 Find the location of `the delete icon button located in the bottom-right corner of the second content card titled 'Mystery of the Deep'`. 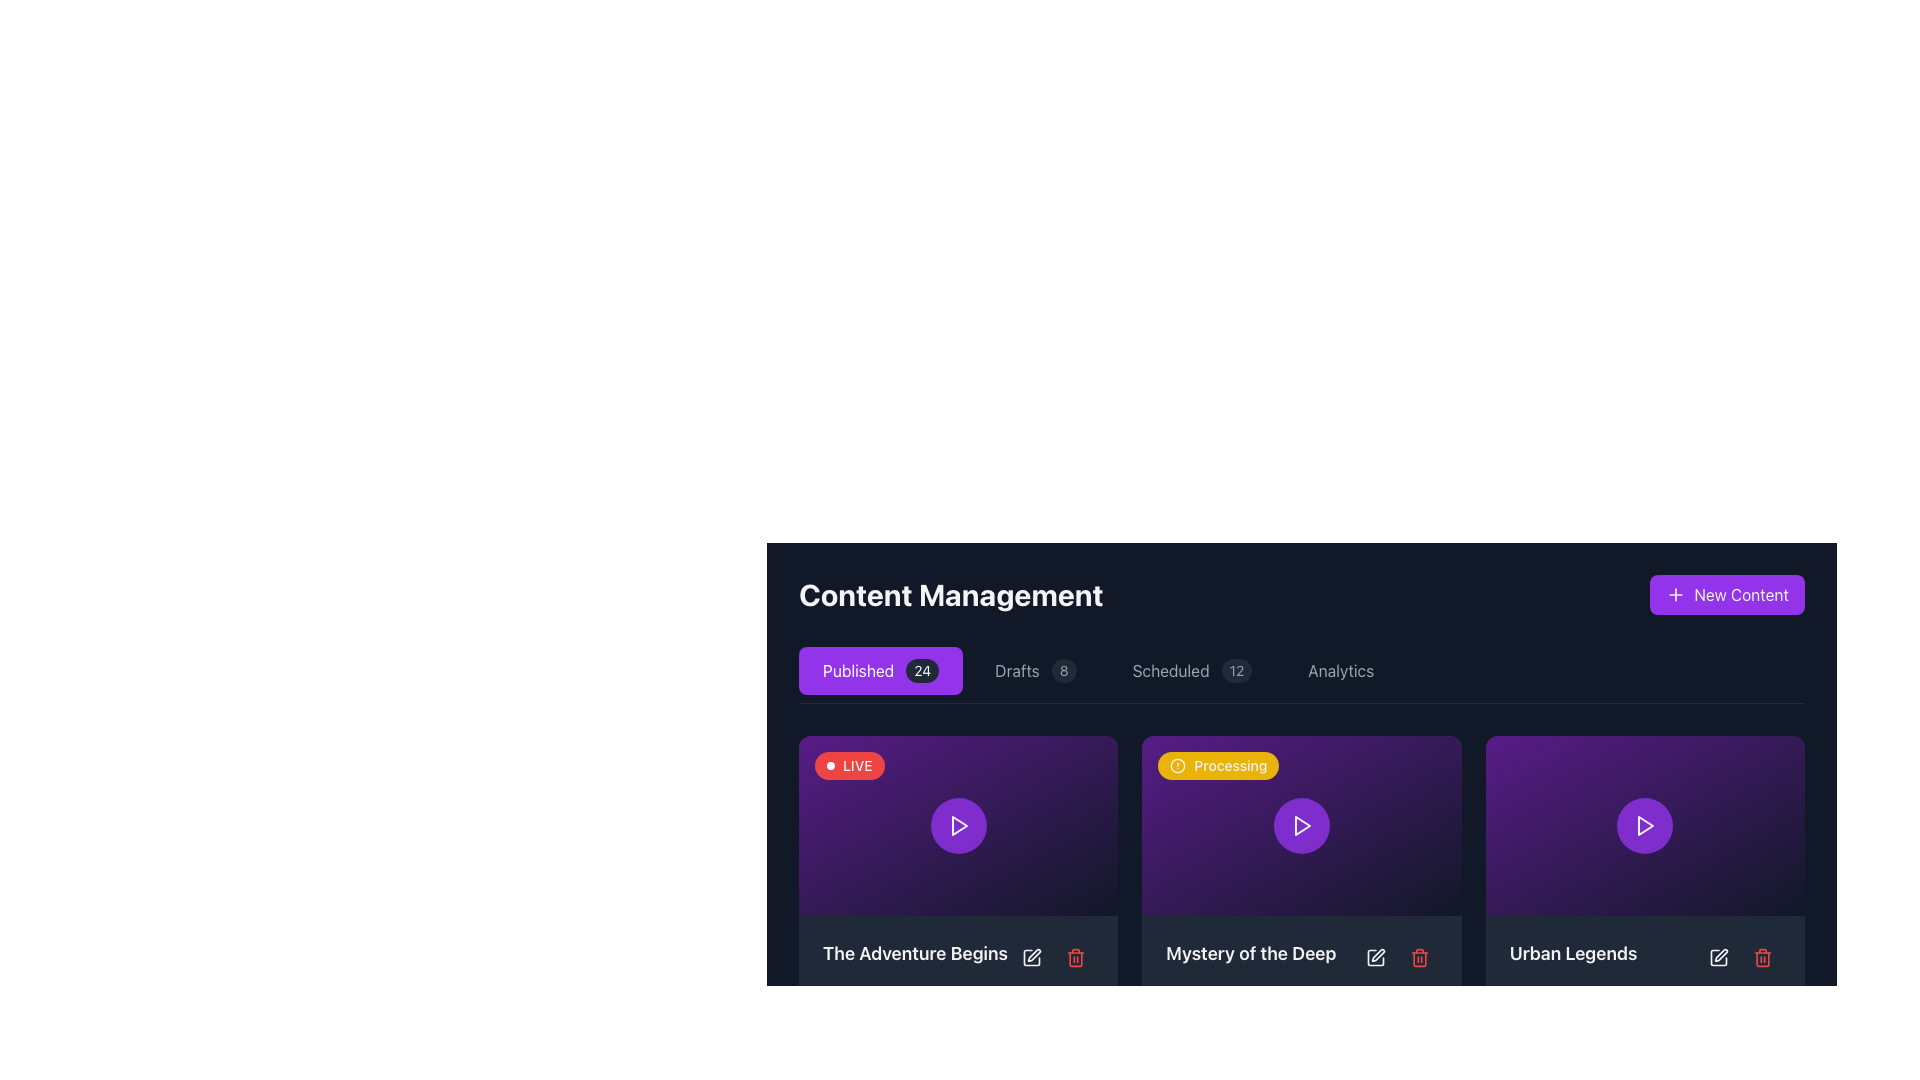

the delete icon button located in the bottom-right corner of the second content card titled 'Mystery of the Deep' is located at coordinates (1418, 956).